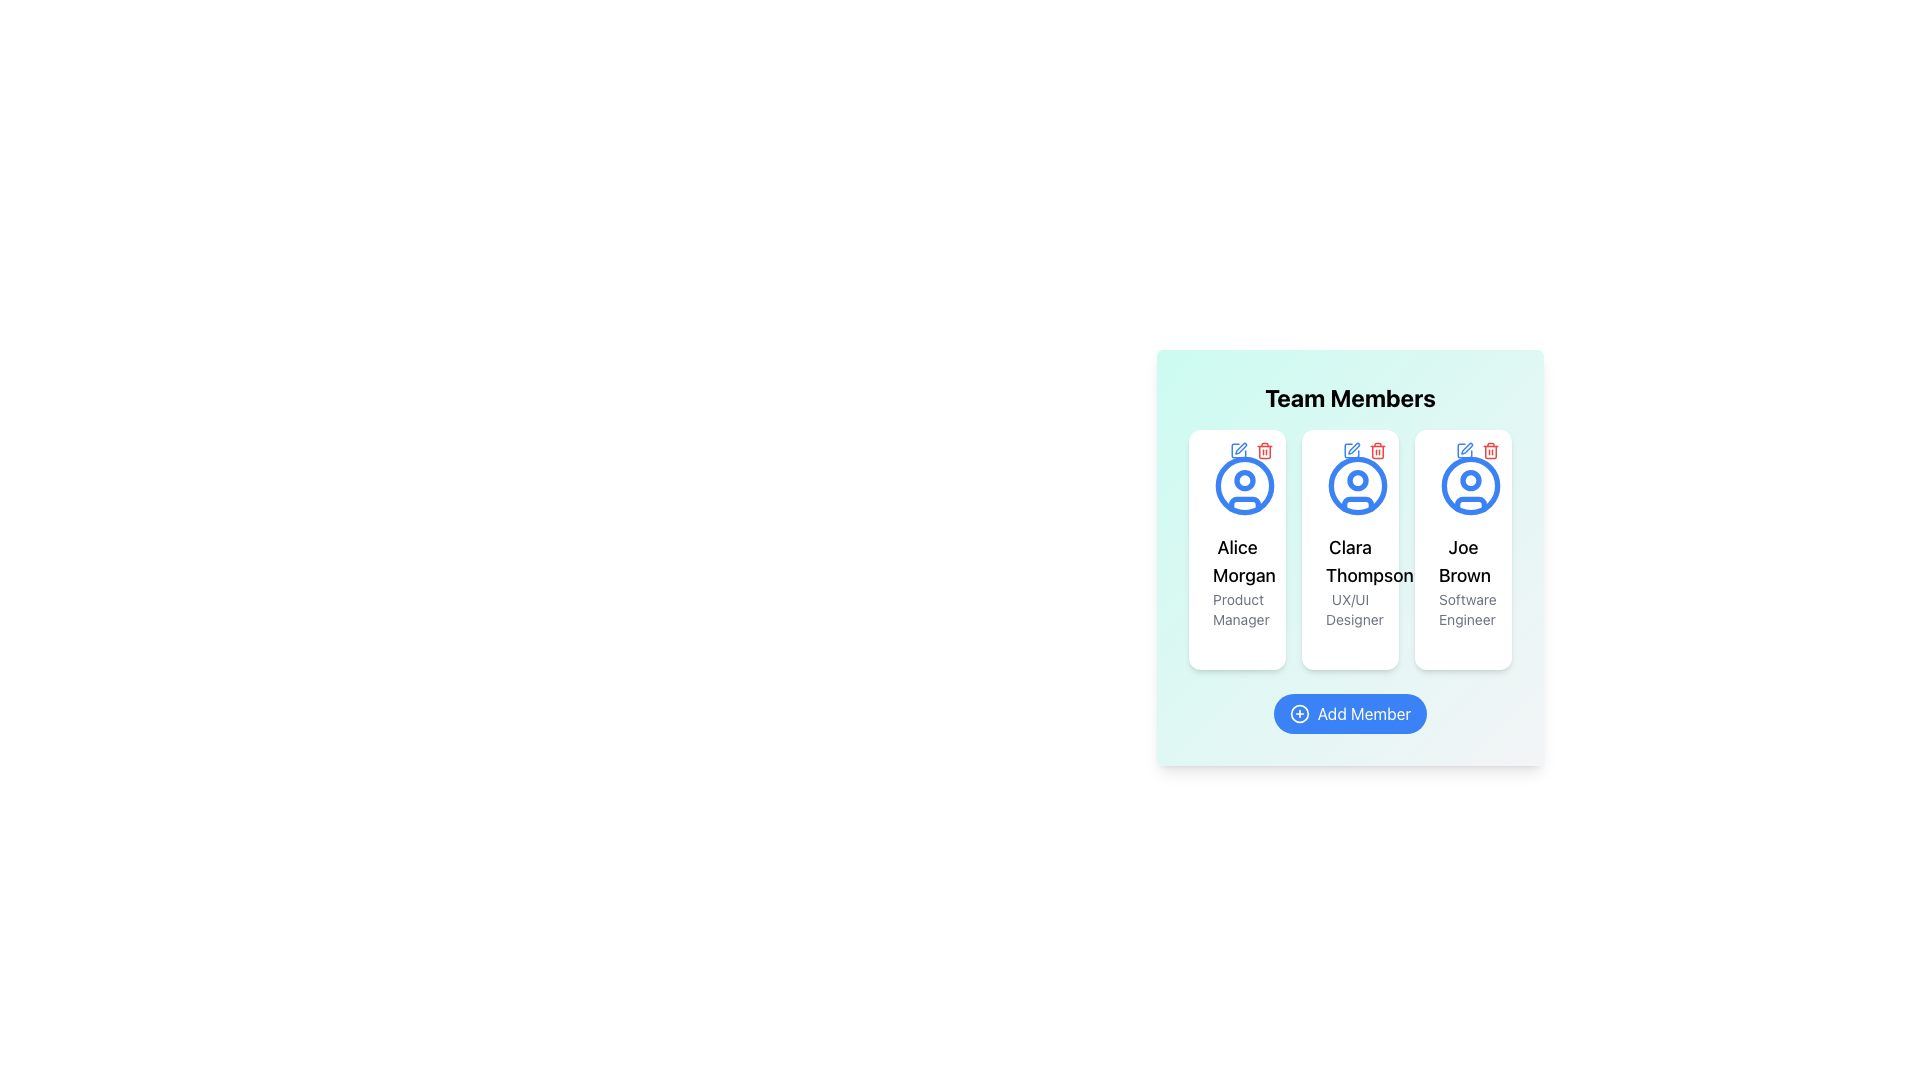 This screenshot has width=1920, height=1080. What do you see at coordinates (1350, 558) in the screenshot?
I see `the second user profile card in the 'Team Members' section, which displays essential details like name and job title, located above the 'Add Member' button` at bounding box center [1350, 558].